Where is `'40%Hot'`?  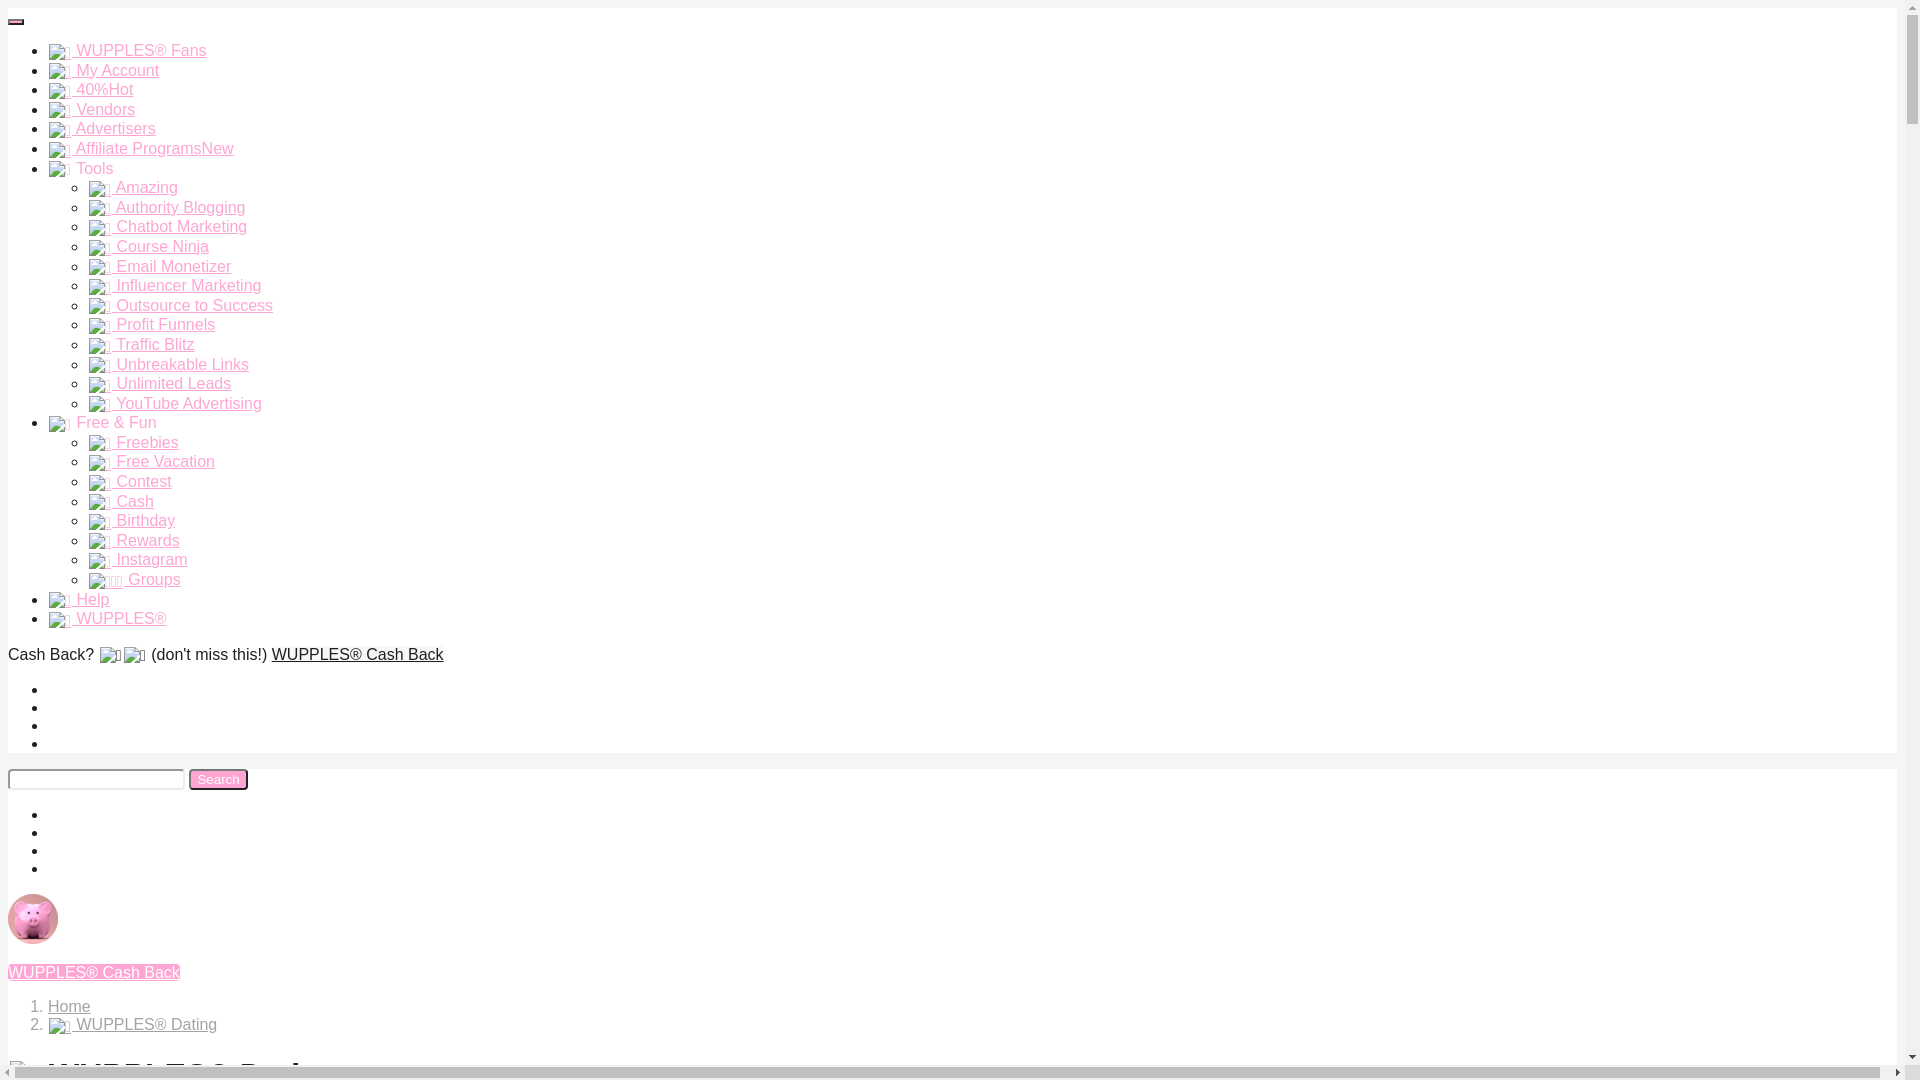 '40%Hot' is located at coordinates (89, 88).